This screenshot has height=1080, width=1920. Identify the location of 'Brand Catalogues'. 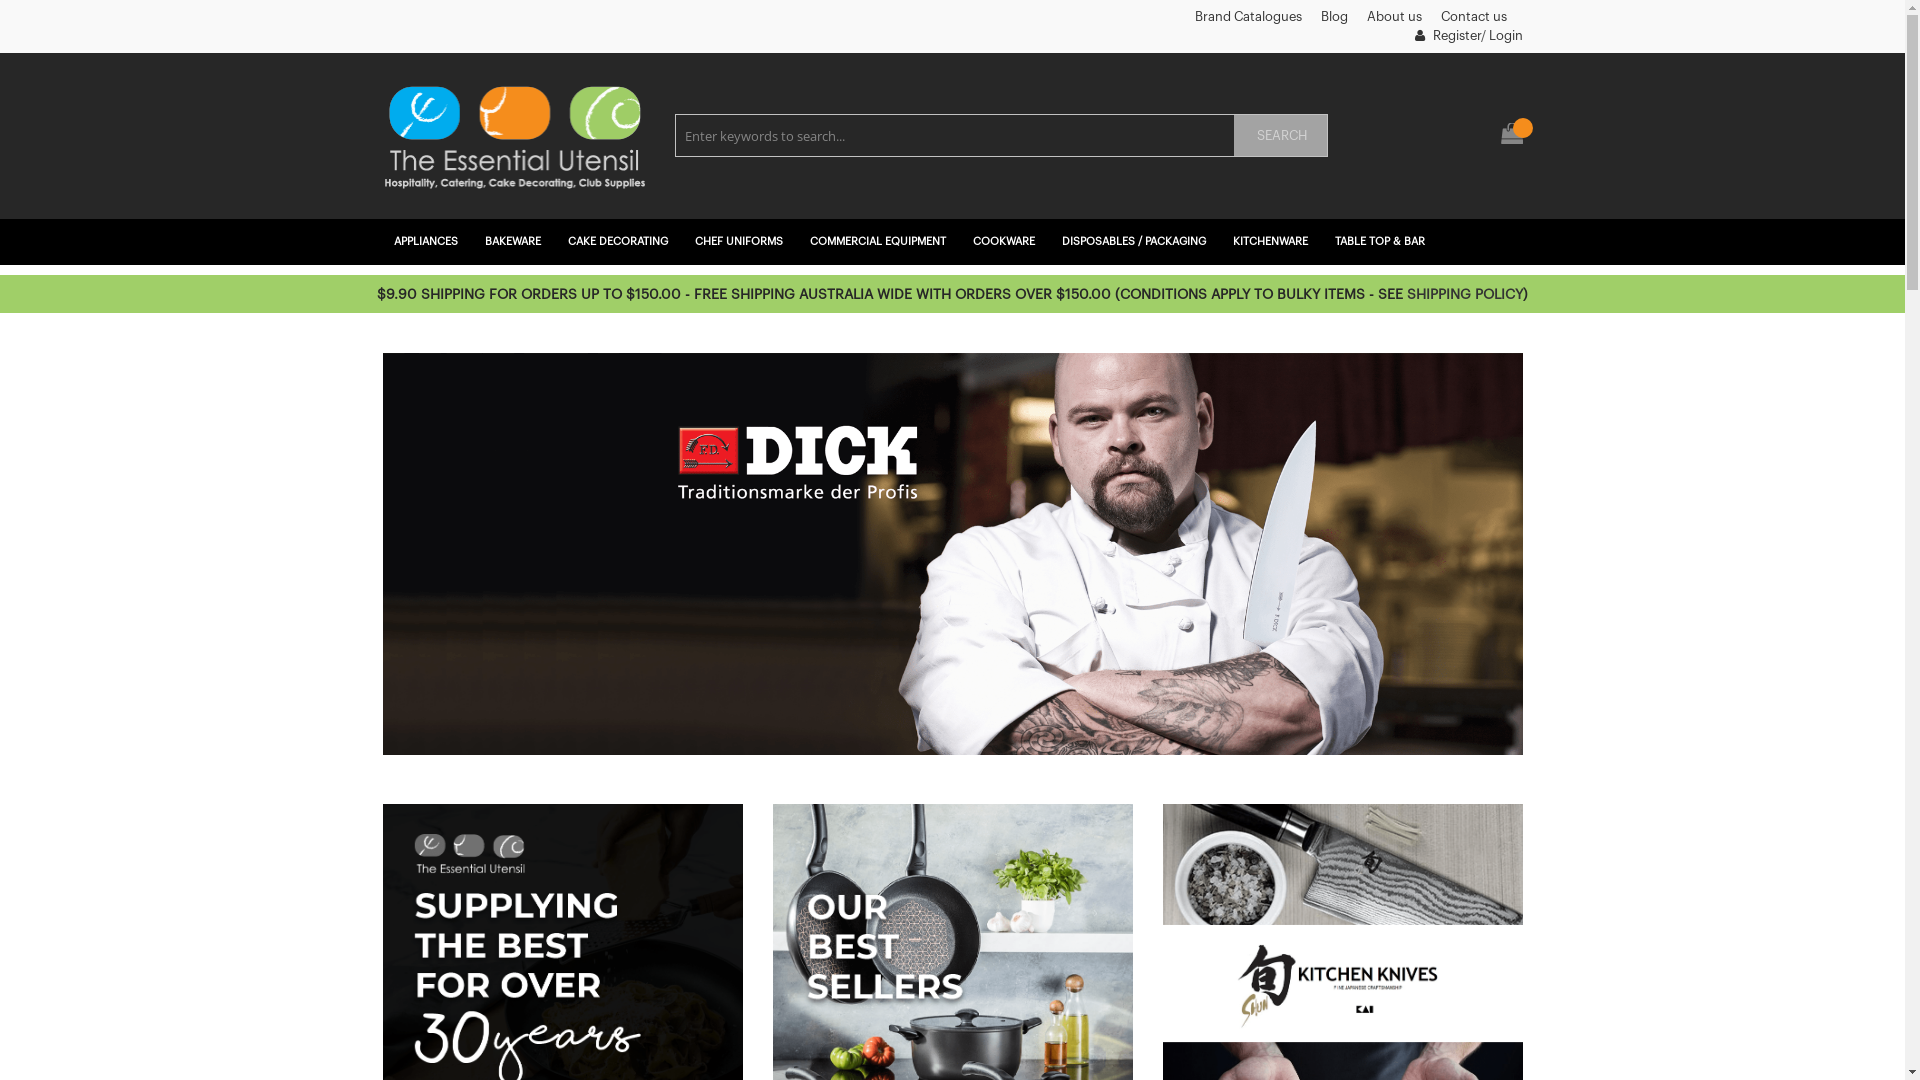
(1246, 16).